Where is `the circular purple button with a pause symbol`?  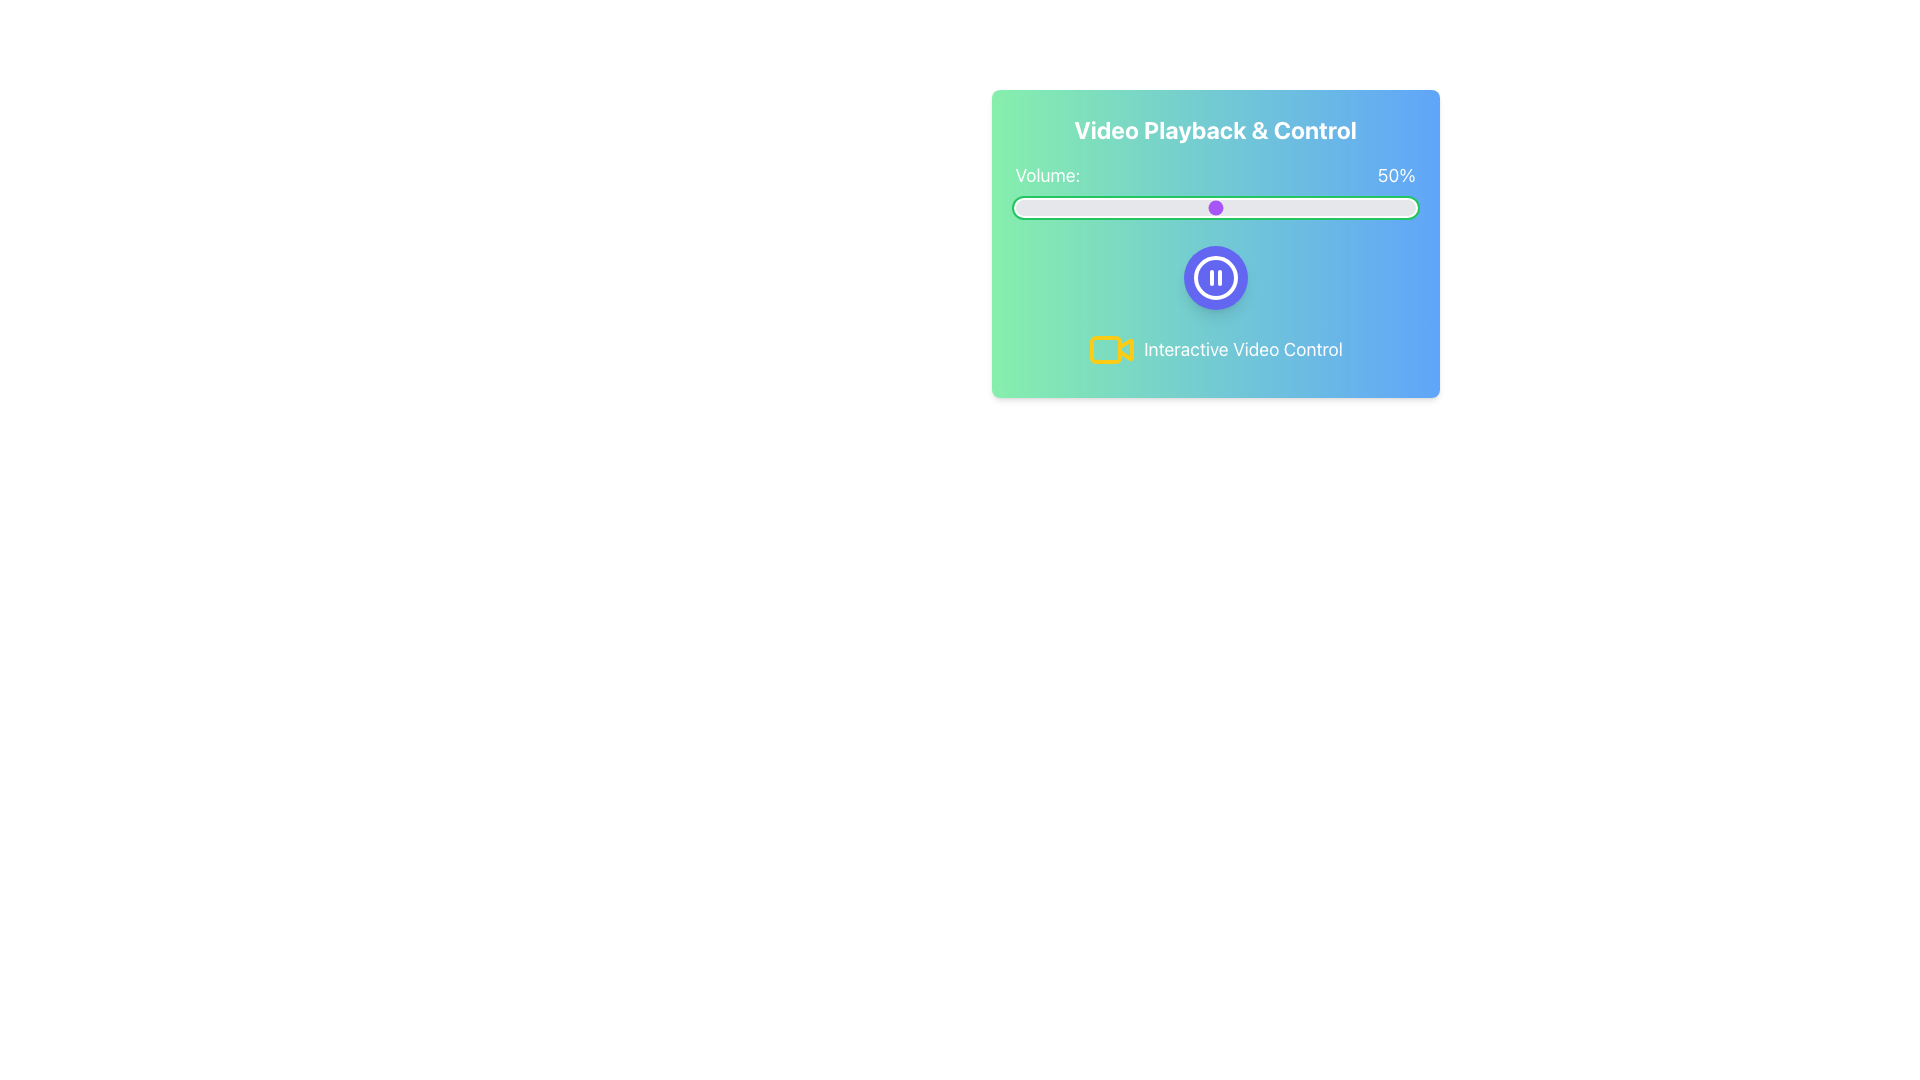 the circular purple button with a pause symbol is located at coordinates (1214, 277).